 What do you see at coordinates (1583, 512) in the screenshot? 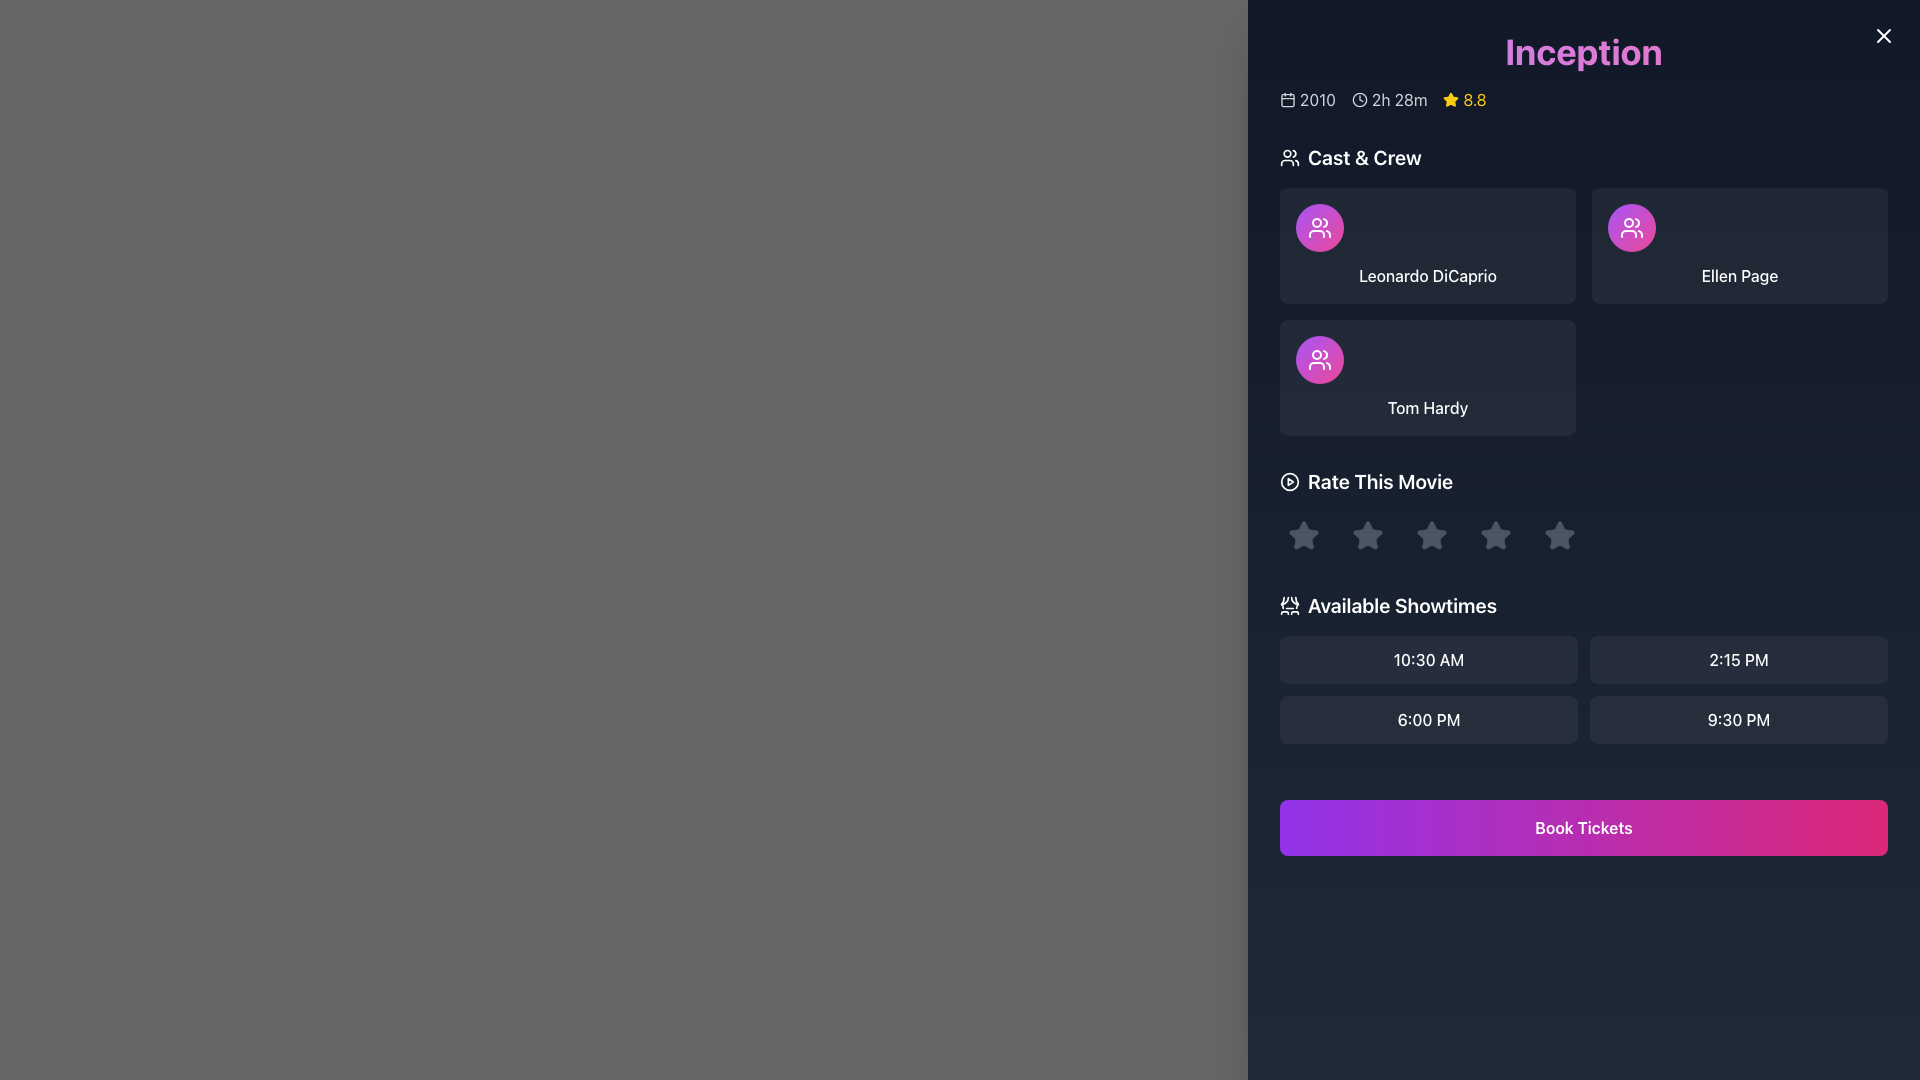
I see `the Rating Widget for movie ratings, which is located in the middle-right area of the interface, following 'Cast & Crew' and above 'Available Showtimes'` at bounding box center [1583, 512].